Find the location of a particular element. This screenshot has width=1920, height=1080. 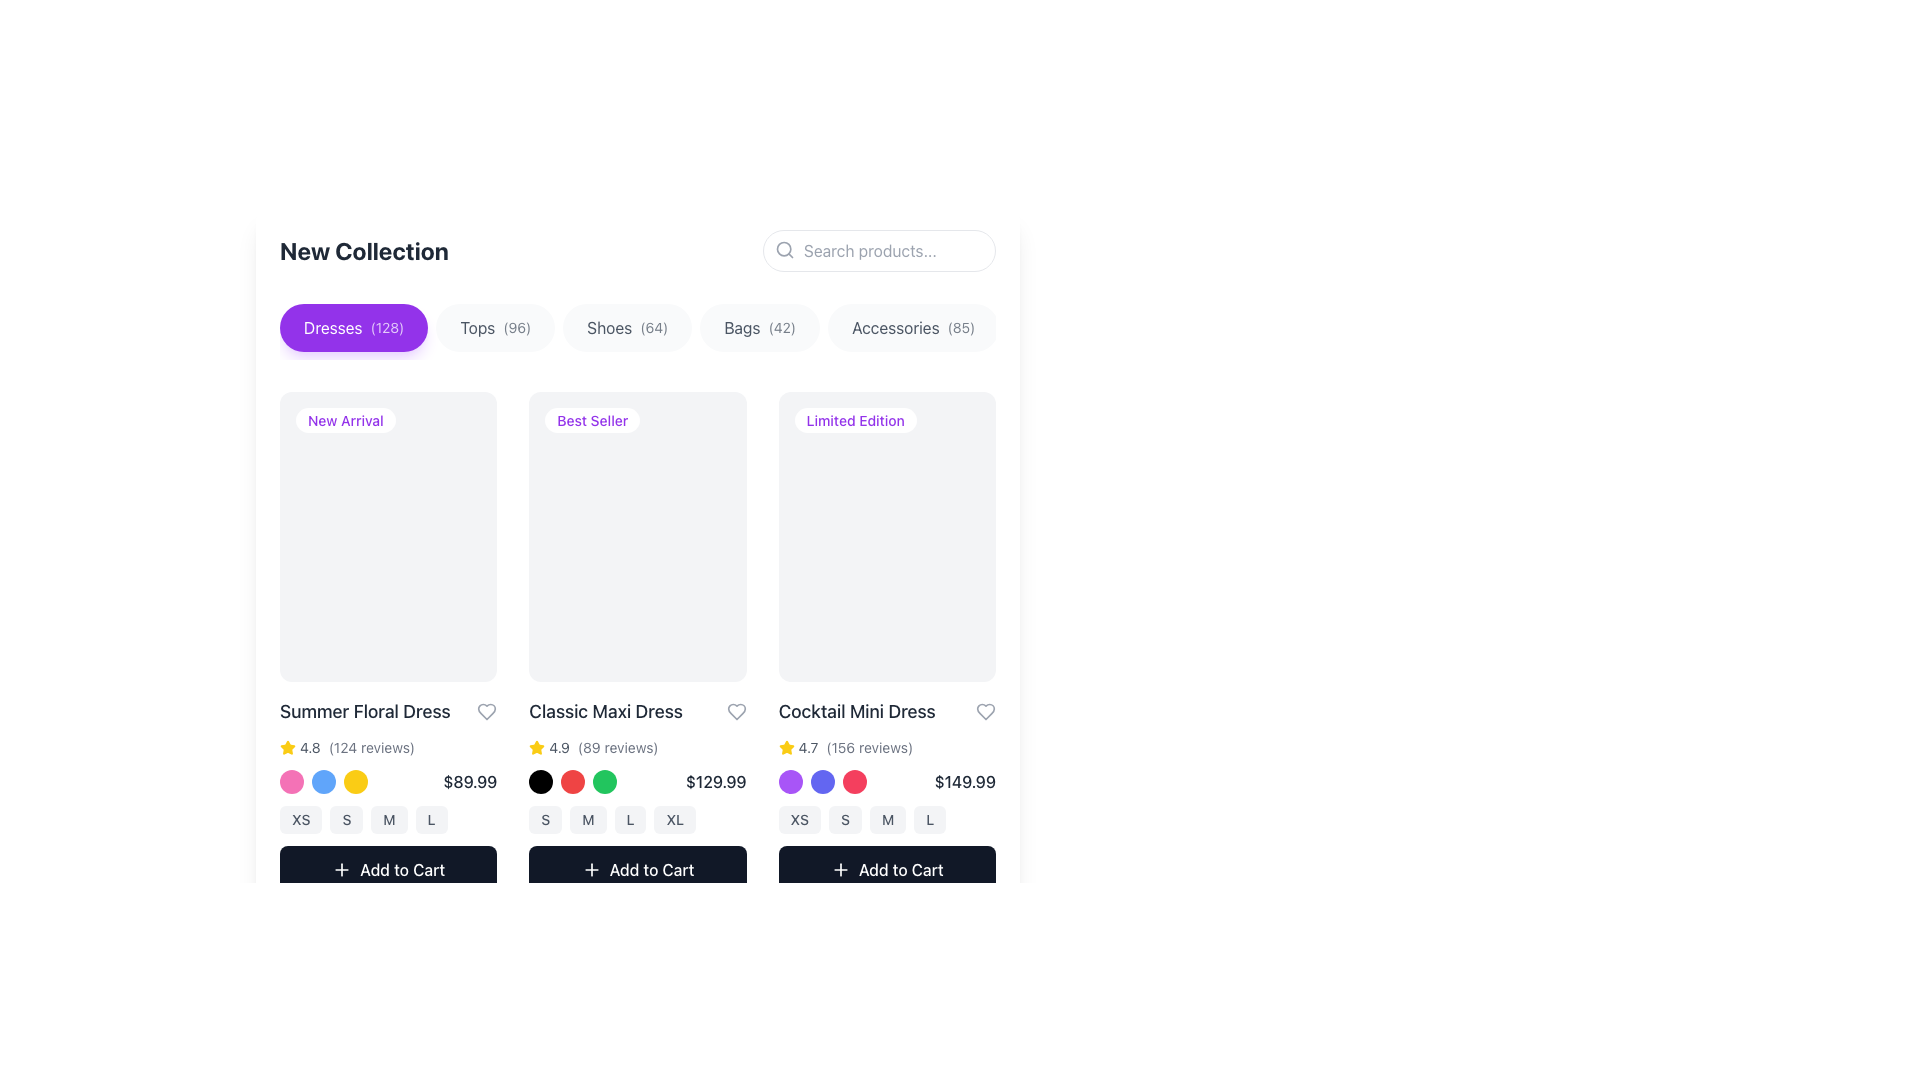

the star icon representing the visual rating component for the 'Summer Floral Dress', which indicates a rating of 4.8 with 124 reviews is located at coordinates (537, 747).